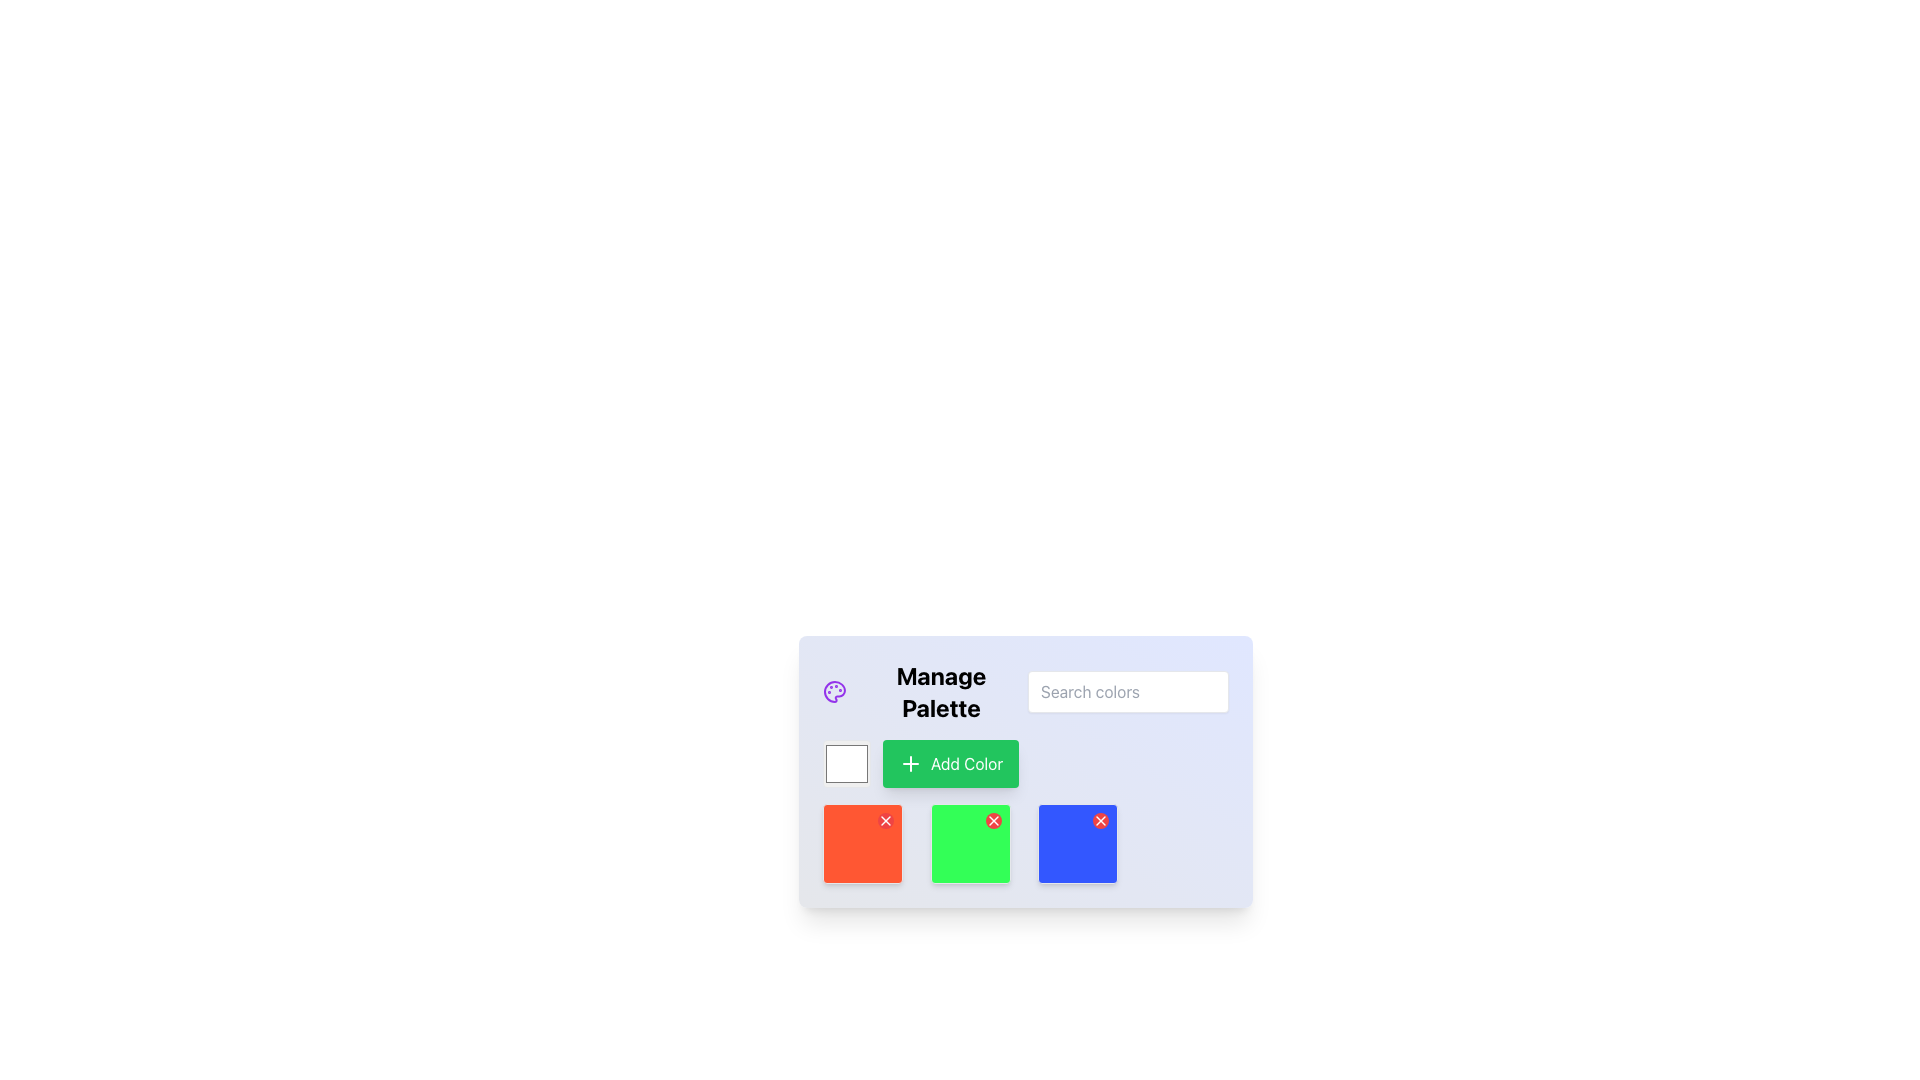  Describe the element at coordinates (924, 690) in the screenshot. I see `the 'Manage Palette' header text element, which is bold, large-sized, and black, featuring a purple palette icon on its left` at that location.